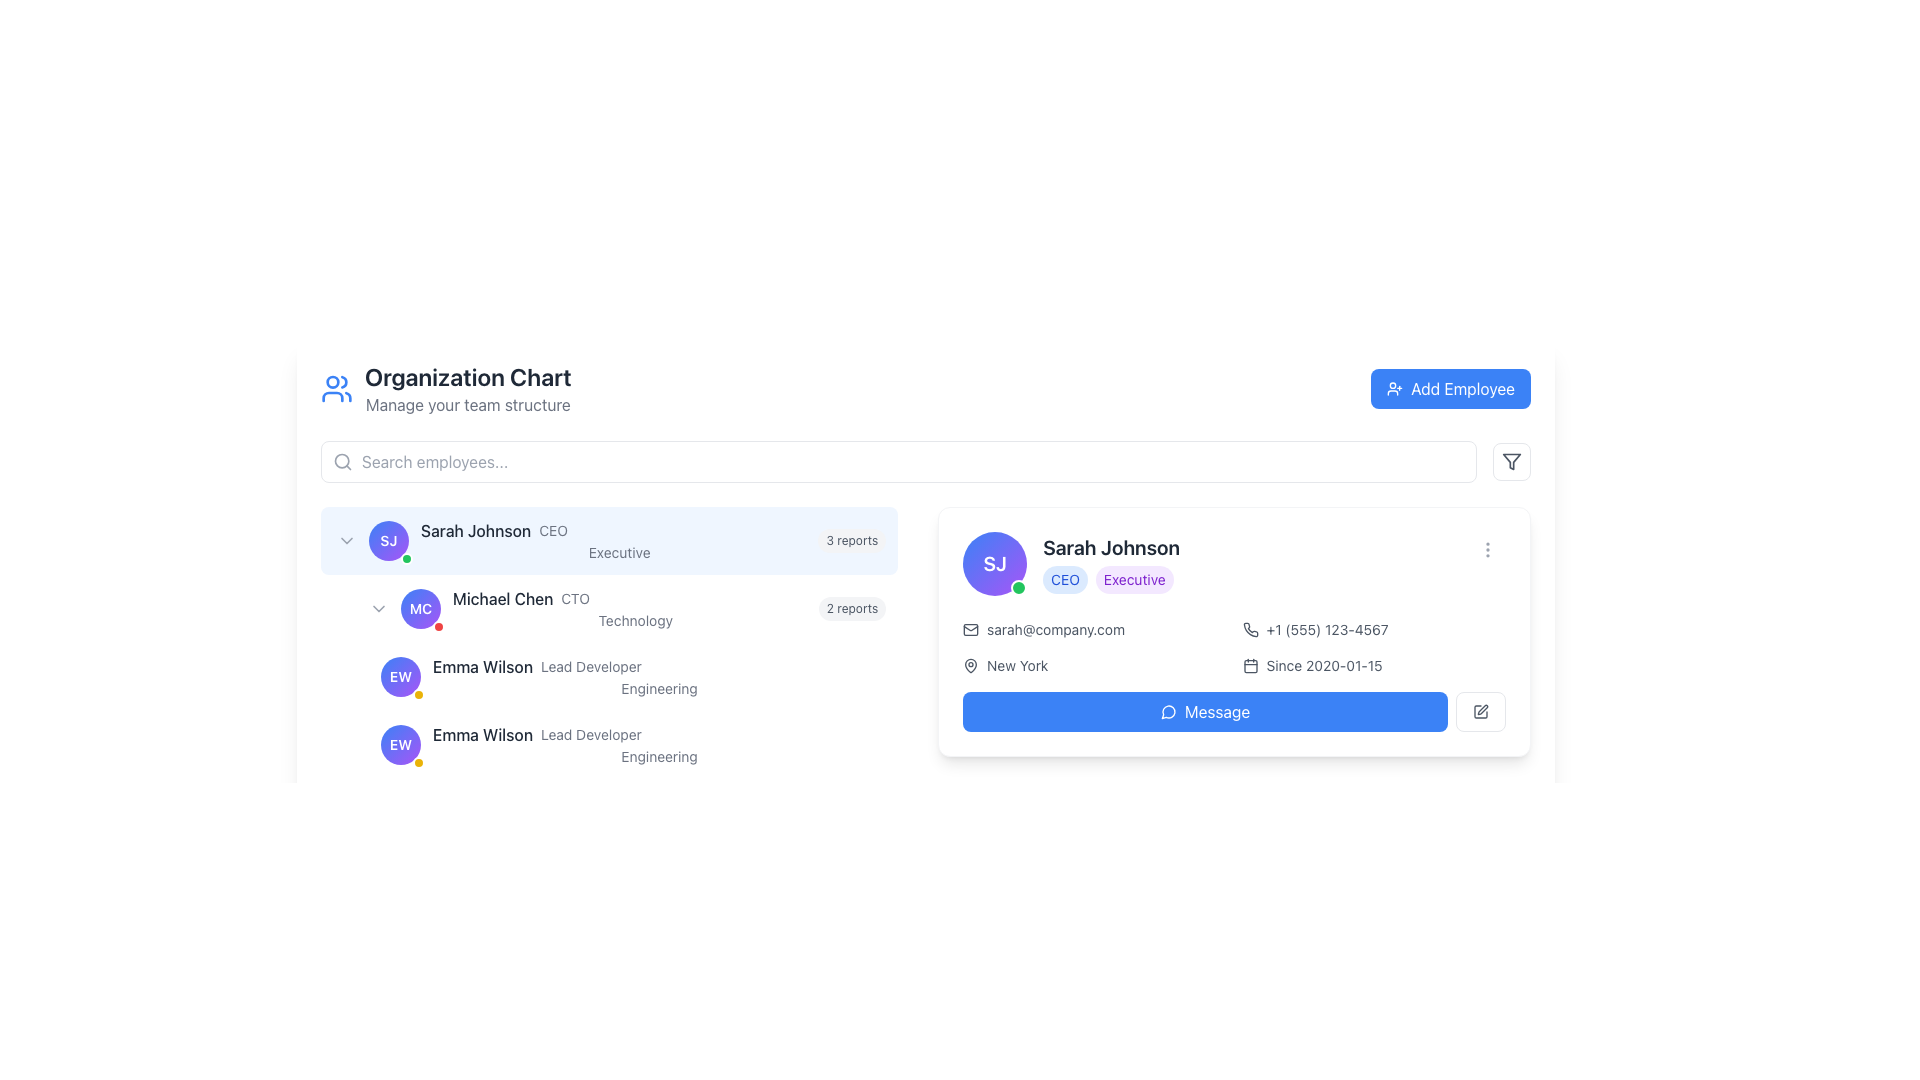  I want to click on the toggle button adjacent to the avatar labeled 'SJ' in the row for 'Sarah Johnson', so click(346, 540).